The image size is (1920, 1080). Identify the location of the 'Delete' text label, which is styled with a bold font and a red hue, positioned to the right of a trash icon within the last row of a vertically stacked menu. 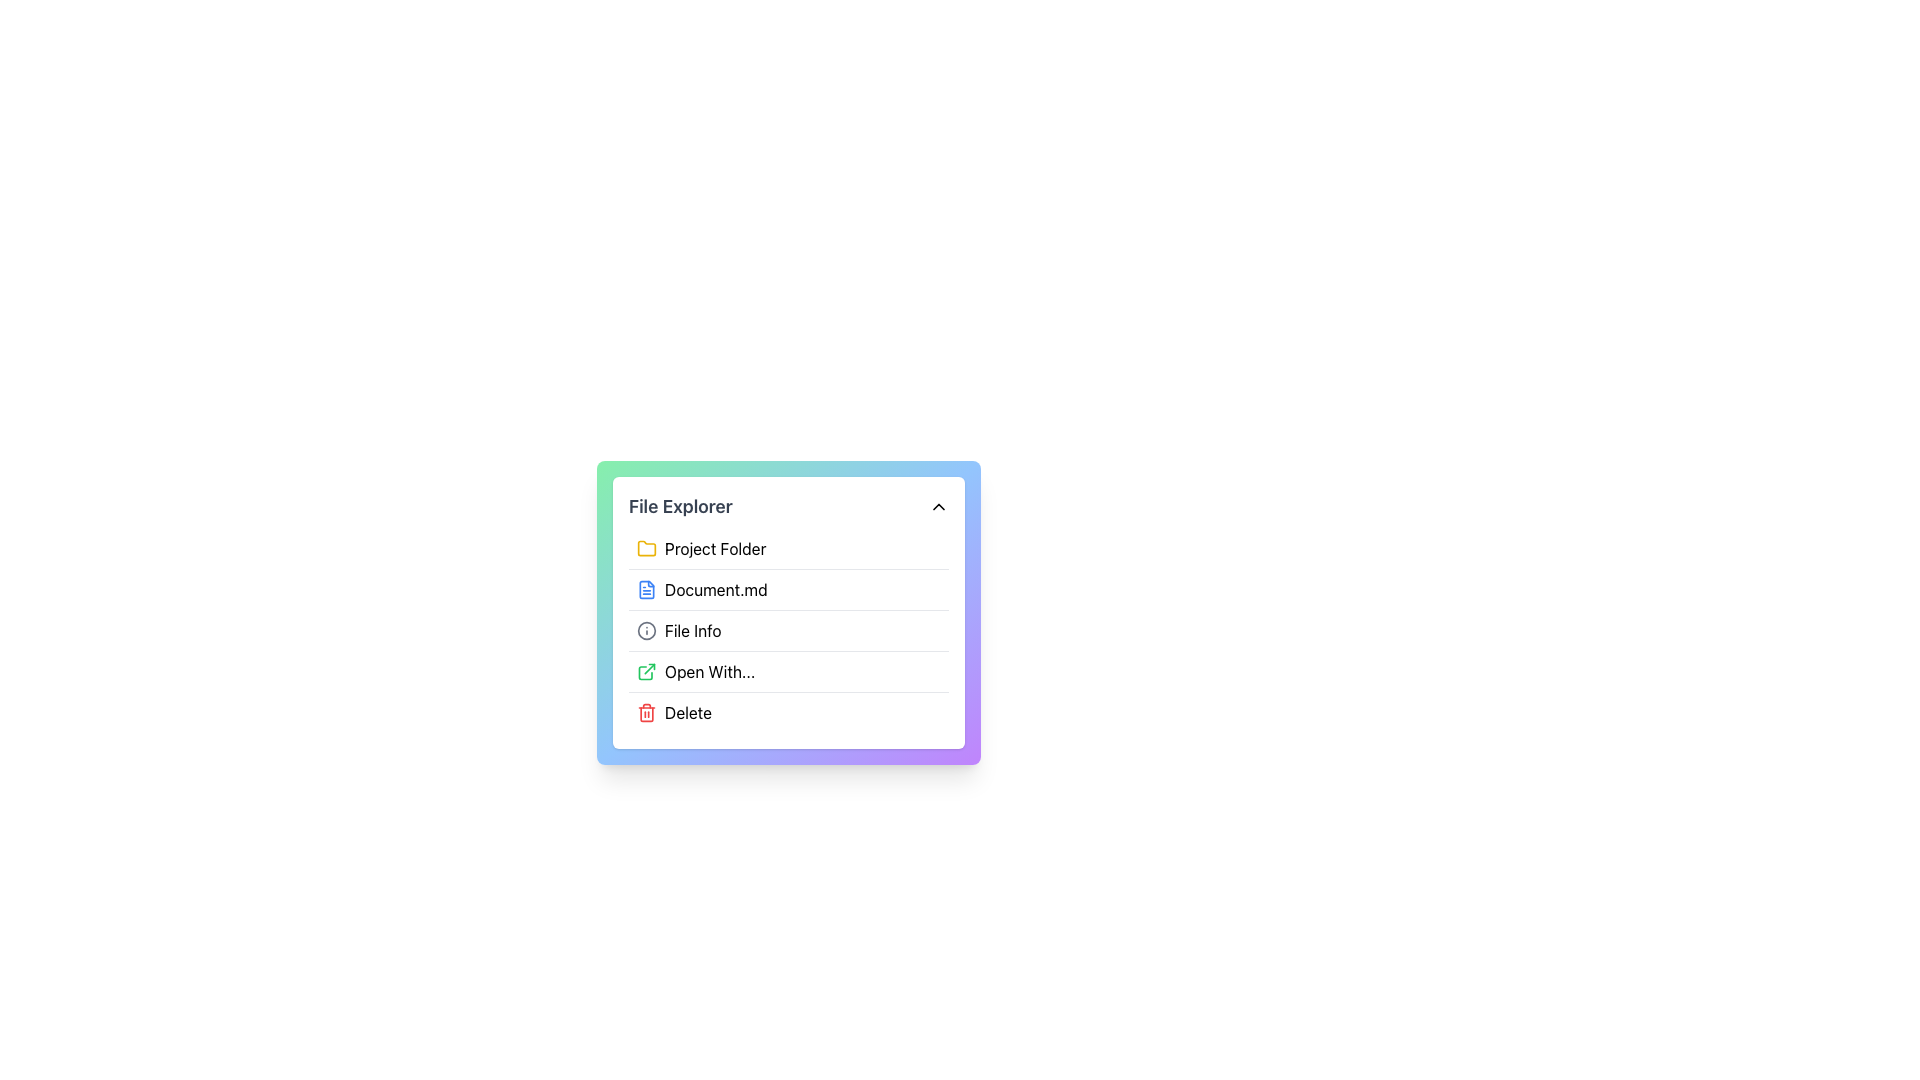
(688, 712).